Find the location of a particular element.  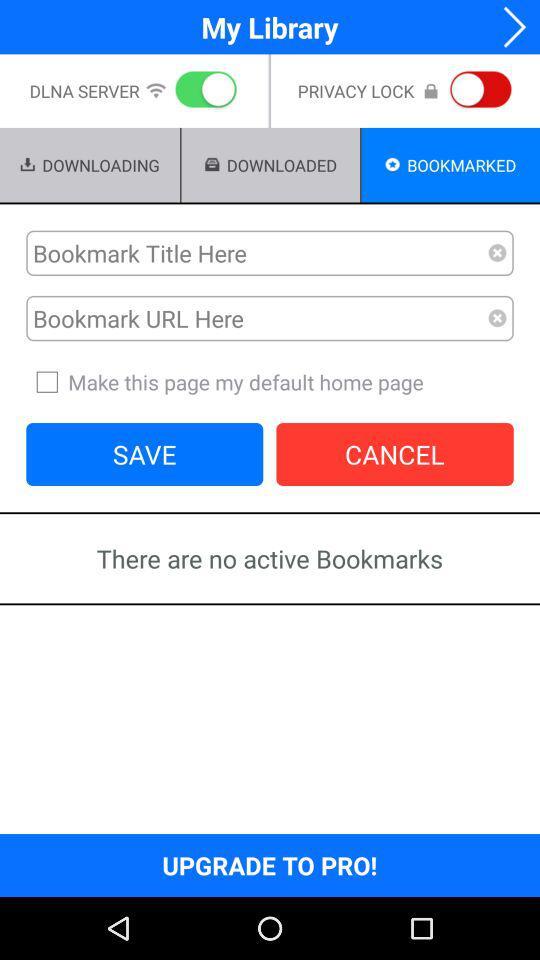

item above the save button is located at coordinates (270, 381).